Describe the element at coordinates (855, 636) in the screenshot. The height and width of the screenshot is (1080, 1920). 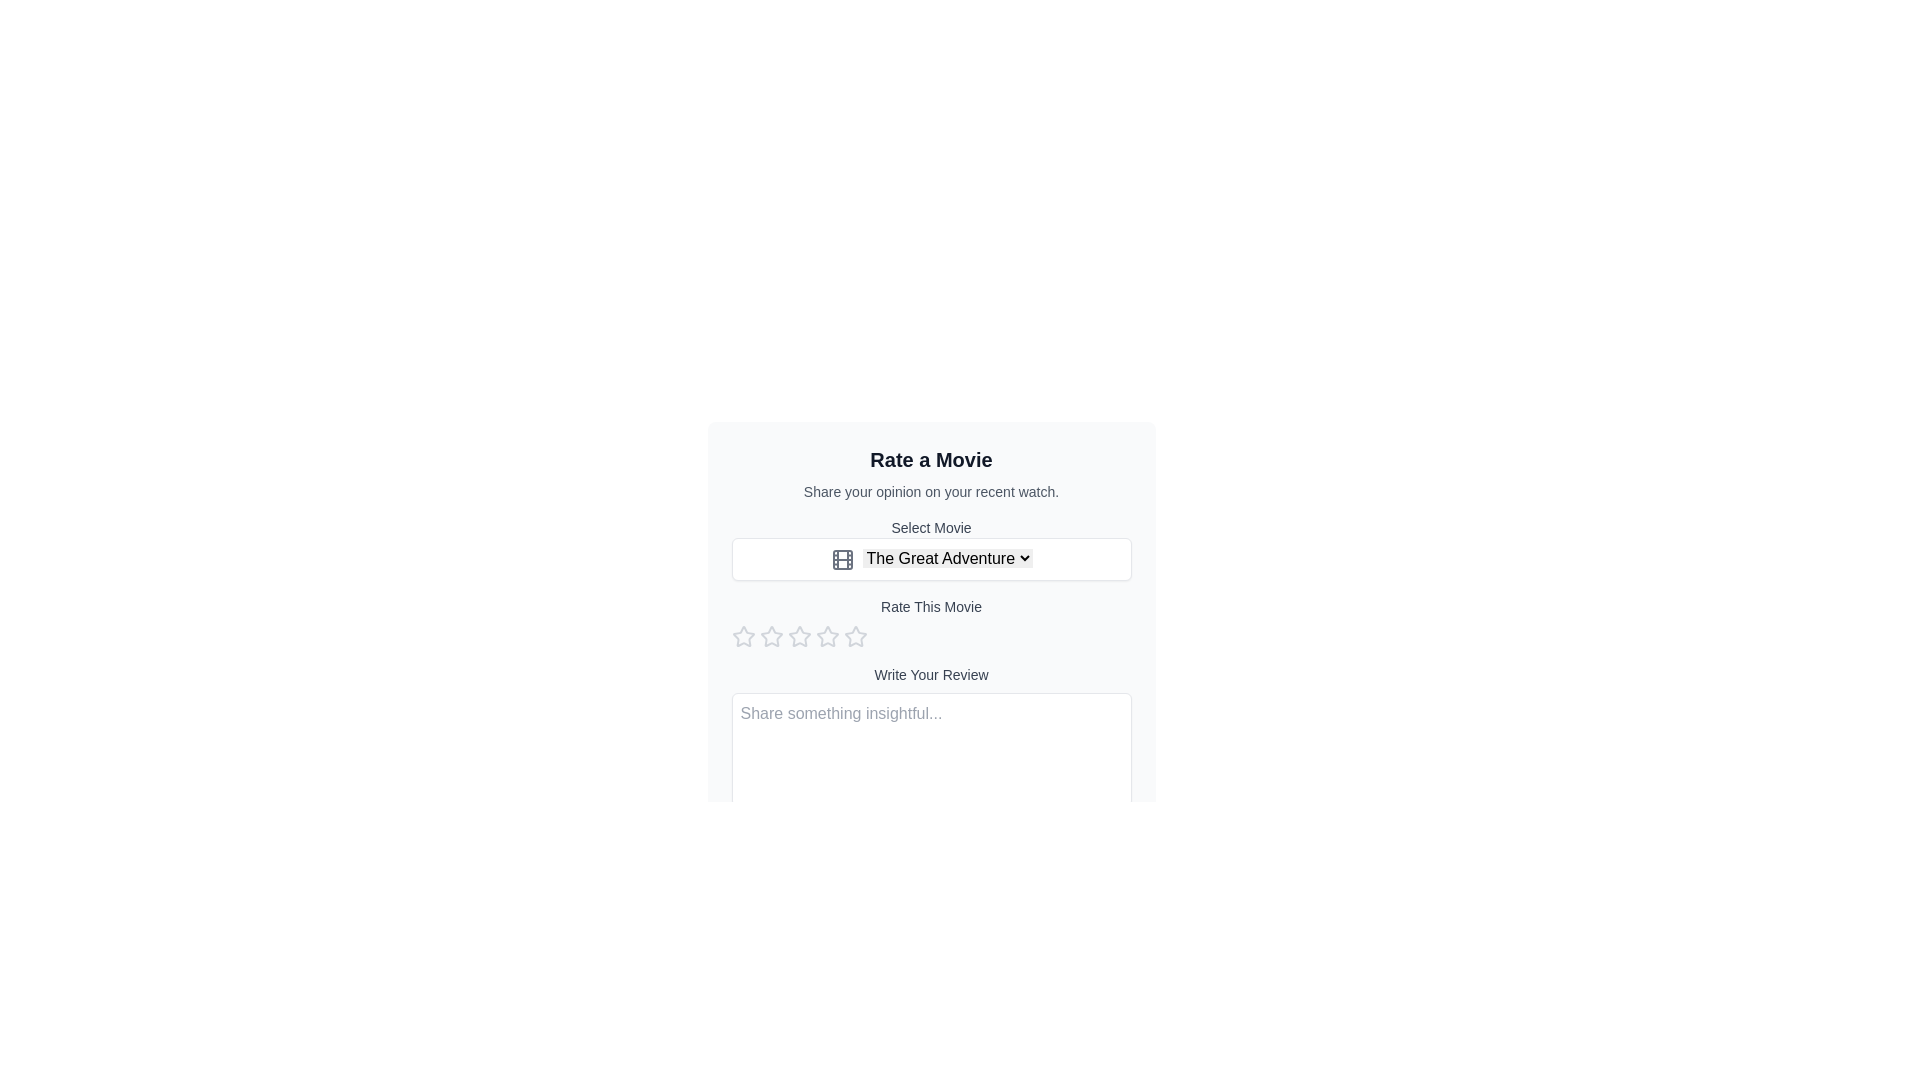
I see `the fifth star-shaped icon in the rating system` at that location.